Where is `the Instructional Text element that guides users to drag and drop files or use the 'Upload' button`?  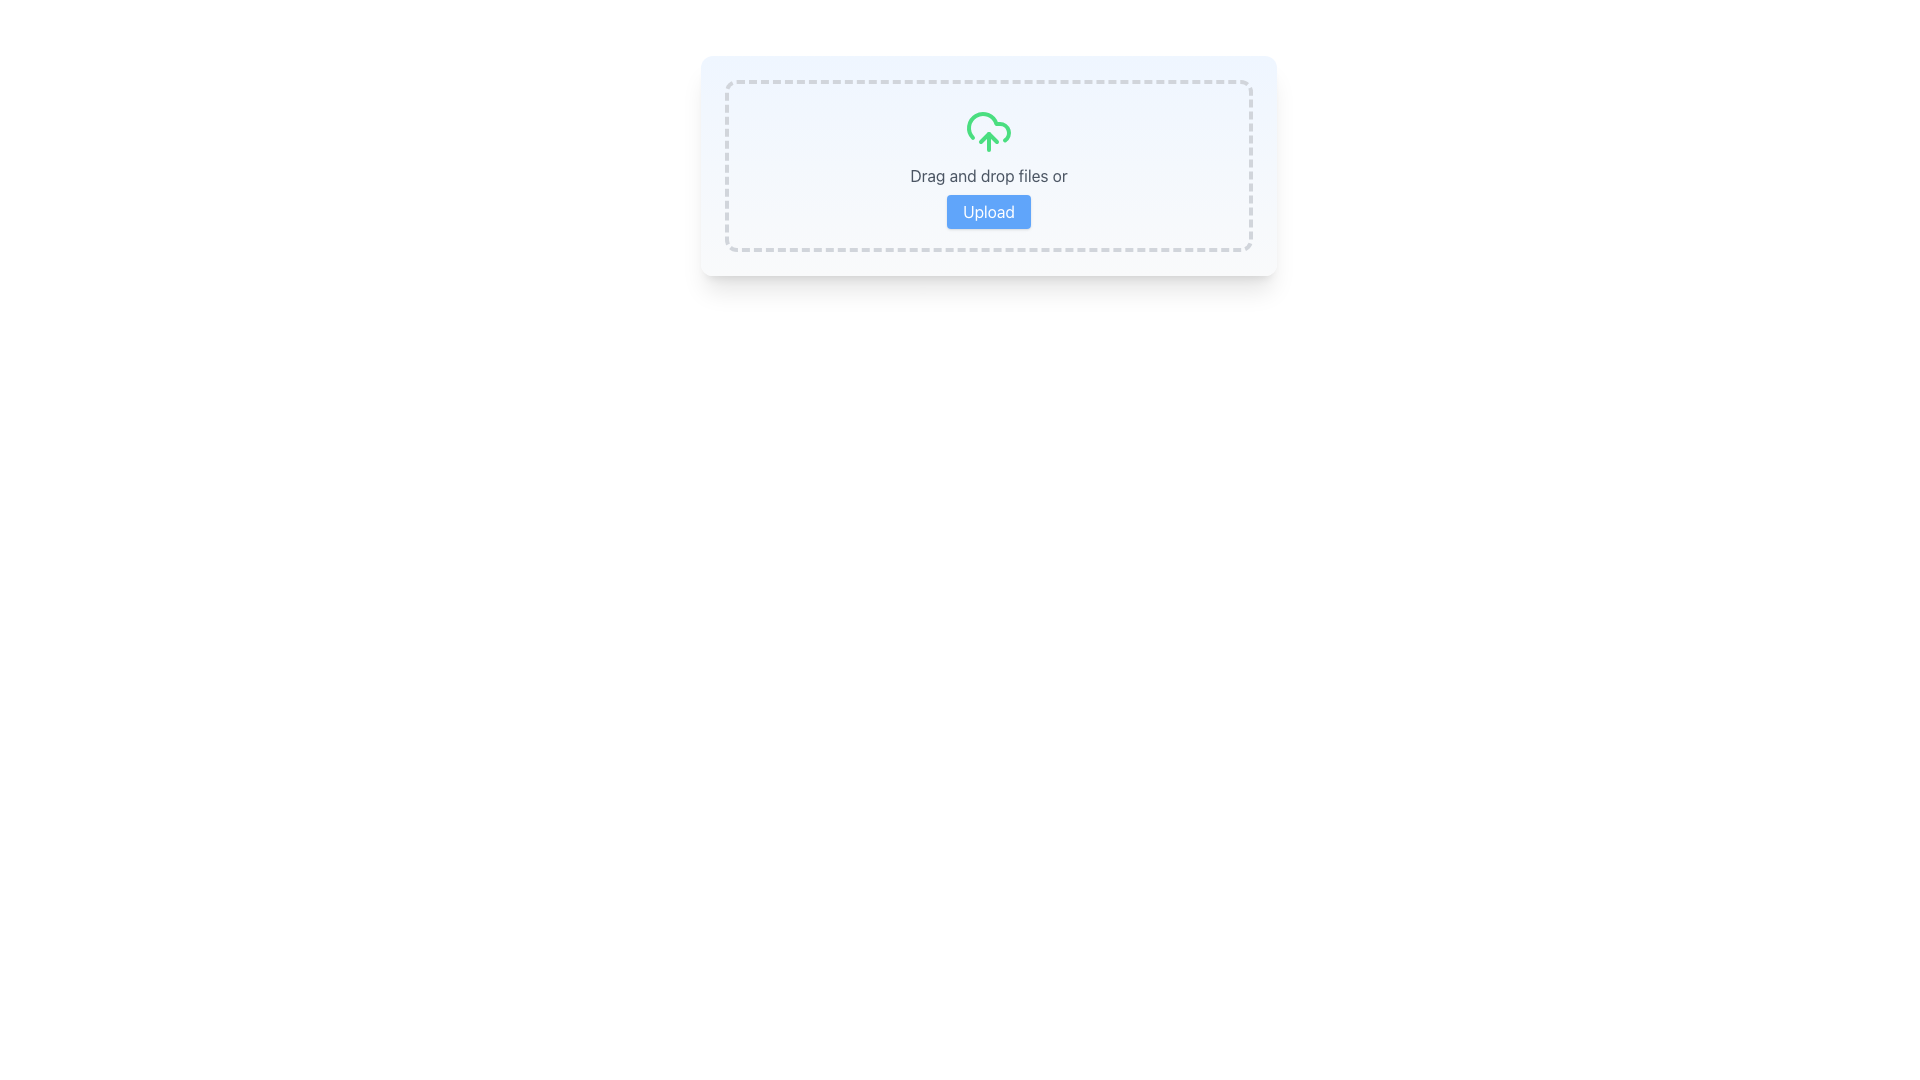 the Instructional Text element that guides users to drag and drop files or use the 'Upload' button is located at coordinates (988, 175).